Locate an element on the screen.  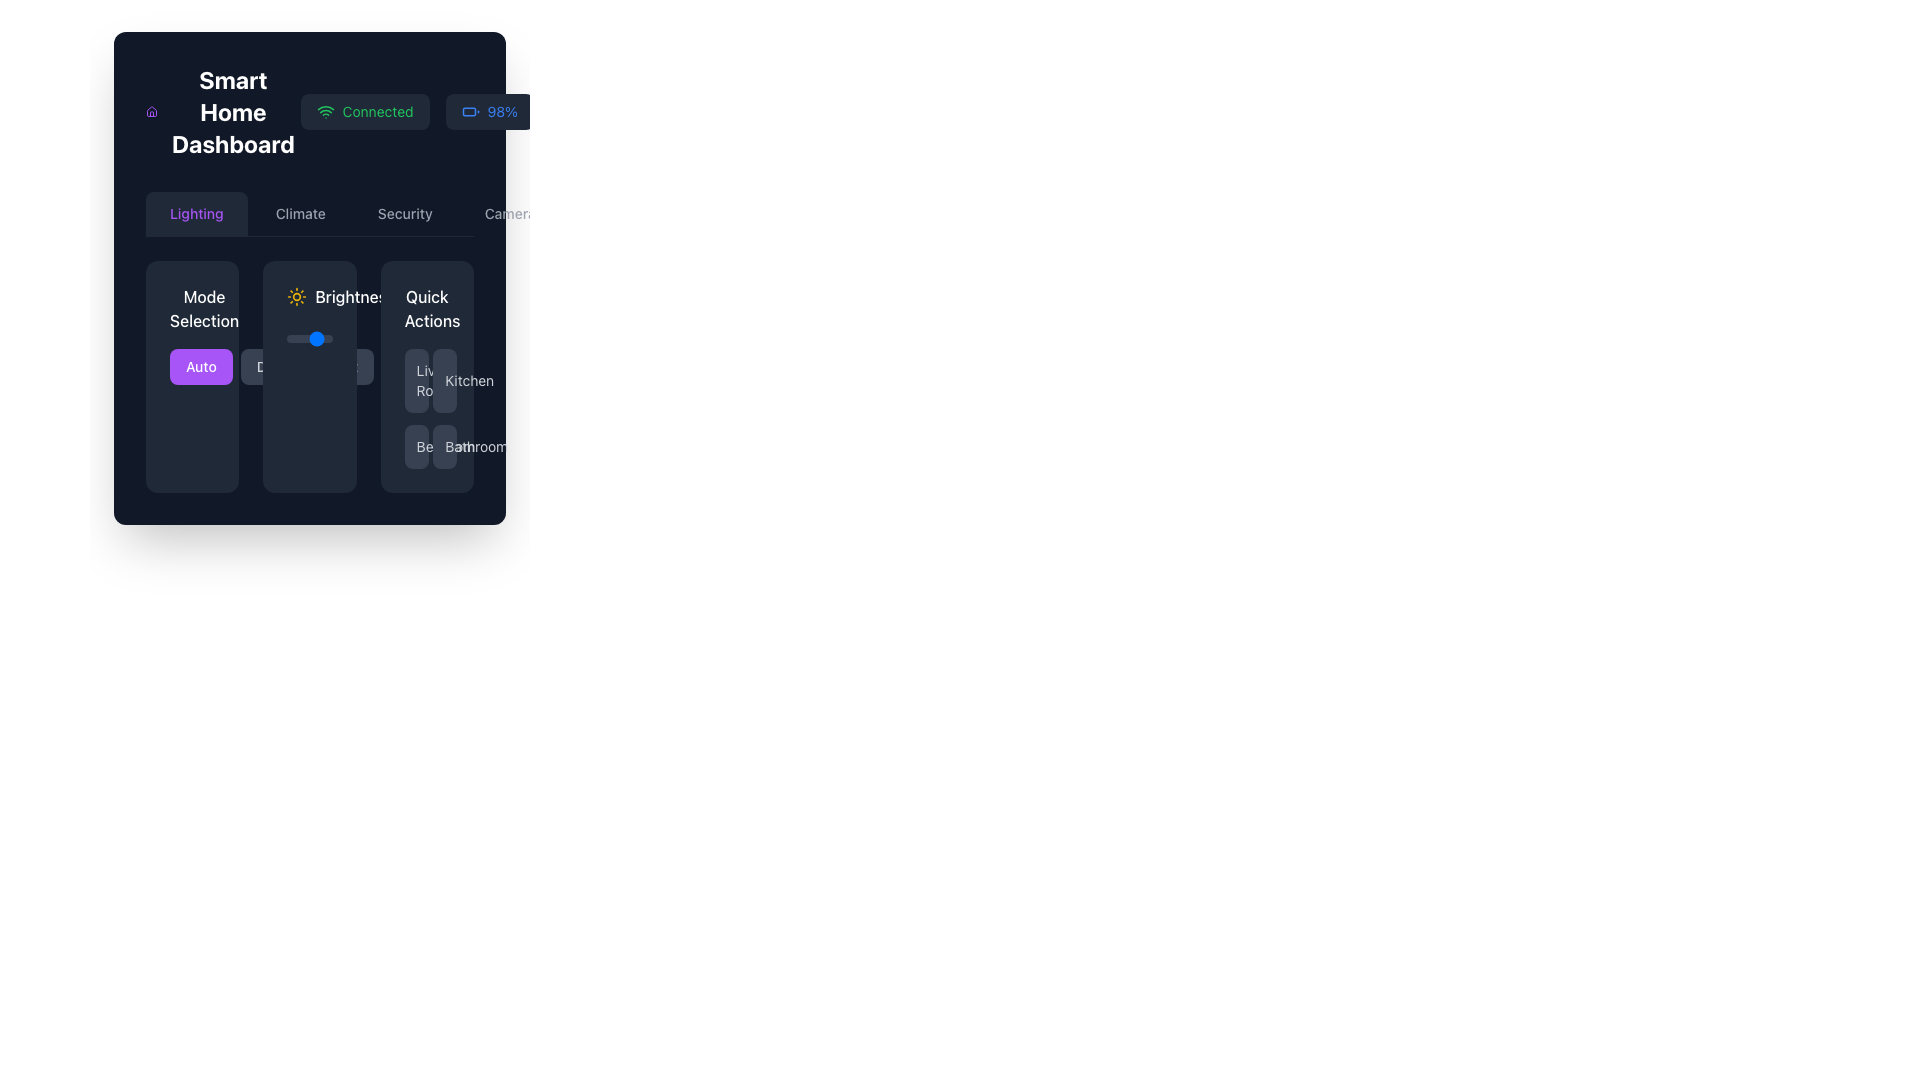
the green 'Connected' text label displayed in a sans-serif font, which is part of a component with a Wi-Fi icon to its left and is located in the top-right section of the interface is located at coordinates (378, 111).